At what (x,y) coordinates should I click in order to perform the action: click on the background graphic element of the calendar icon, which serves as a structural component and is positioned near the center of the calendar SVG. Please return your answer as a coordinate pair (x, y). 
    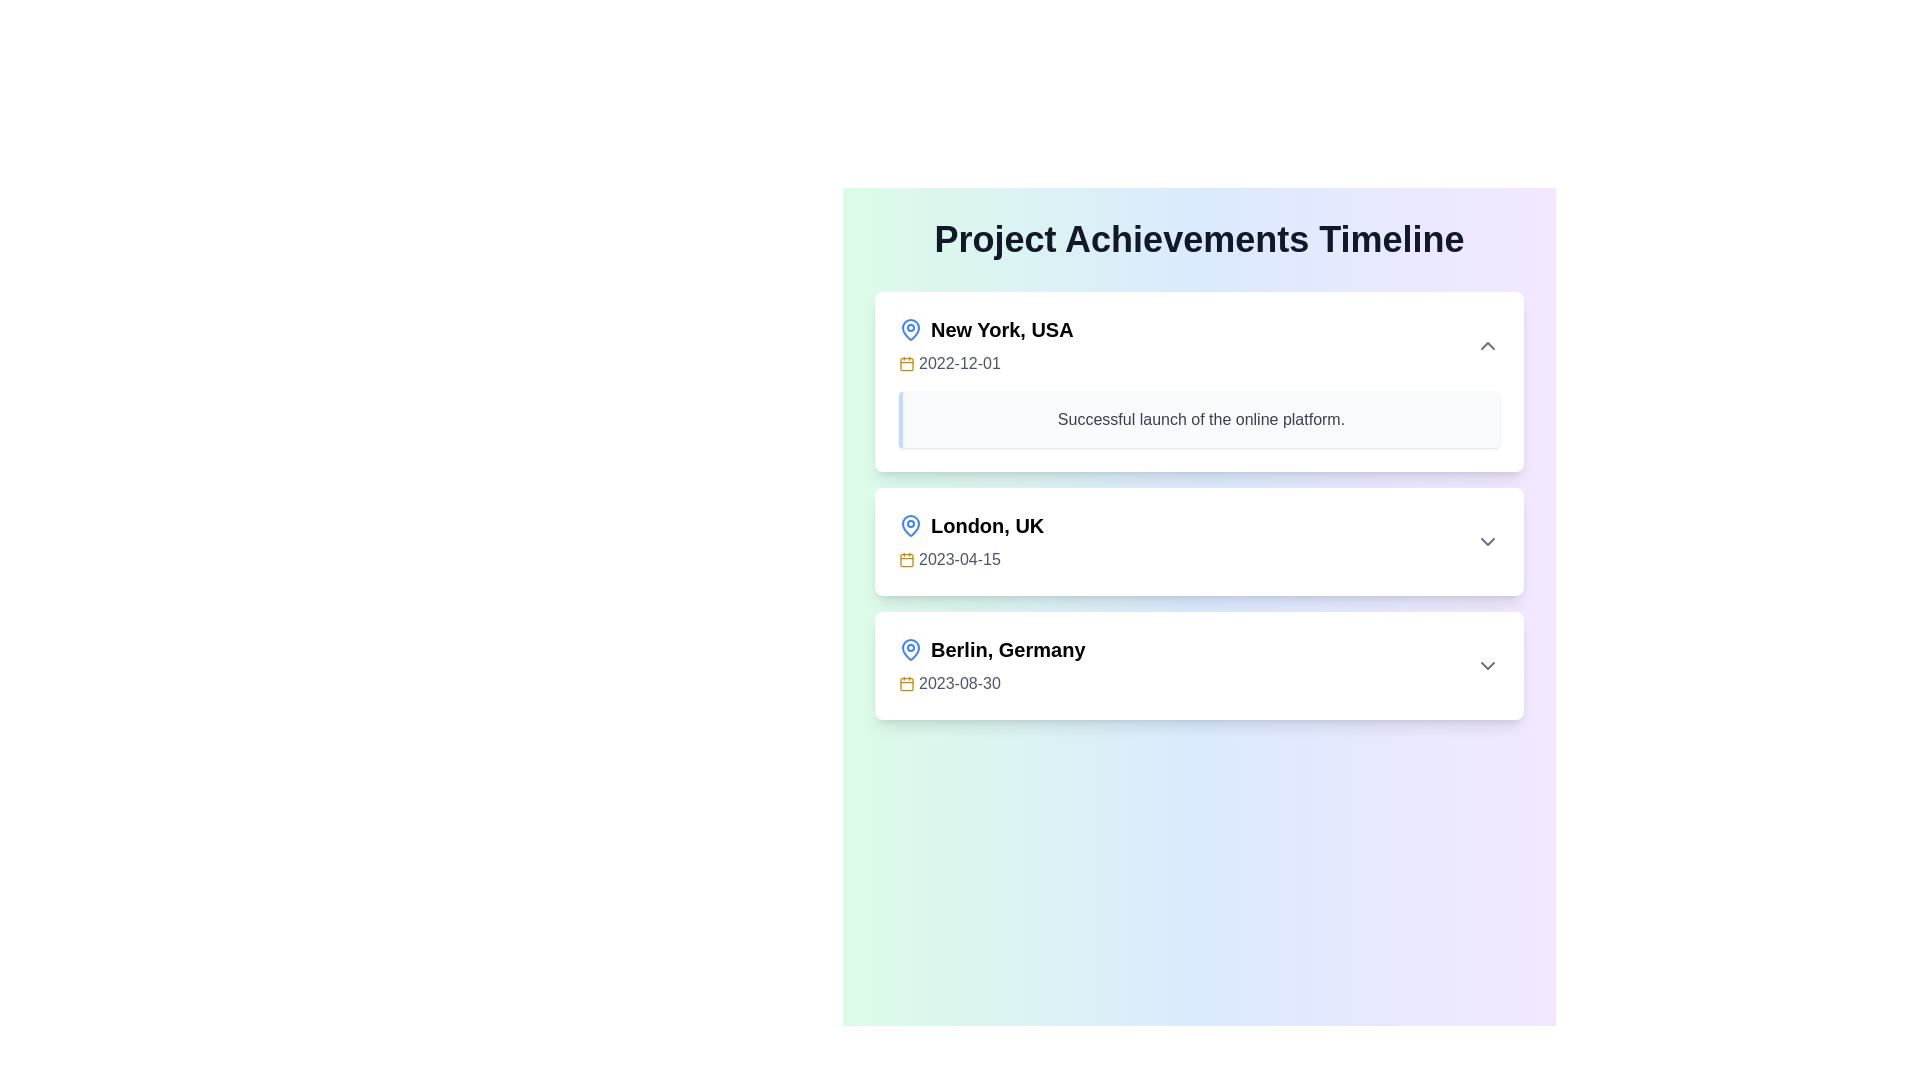
    Looking at the image, I should click on (906, 559).